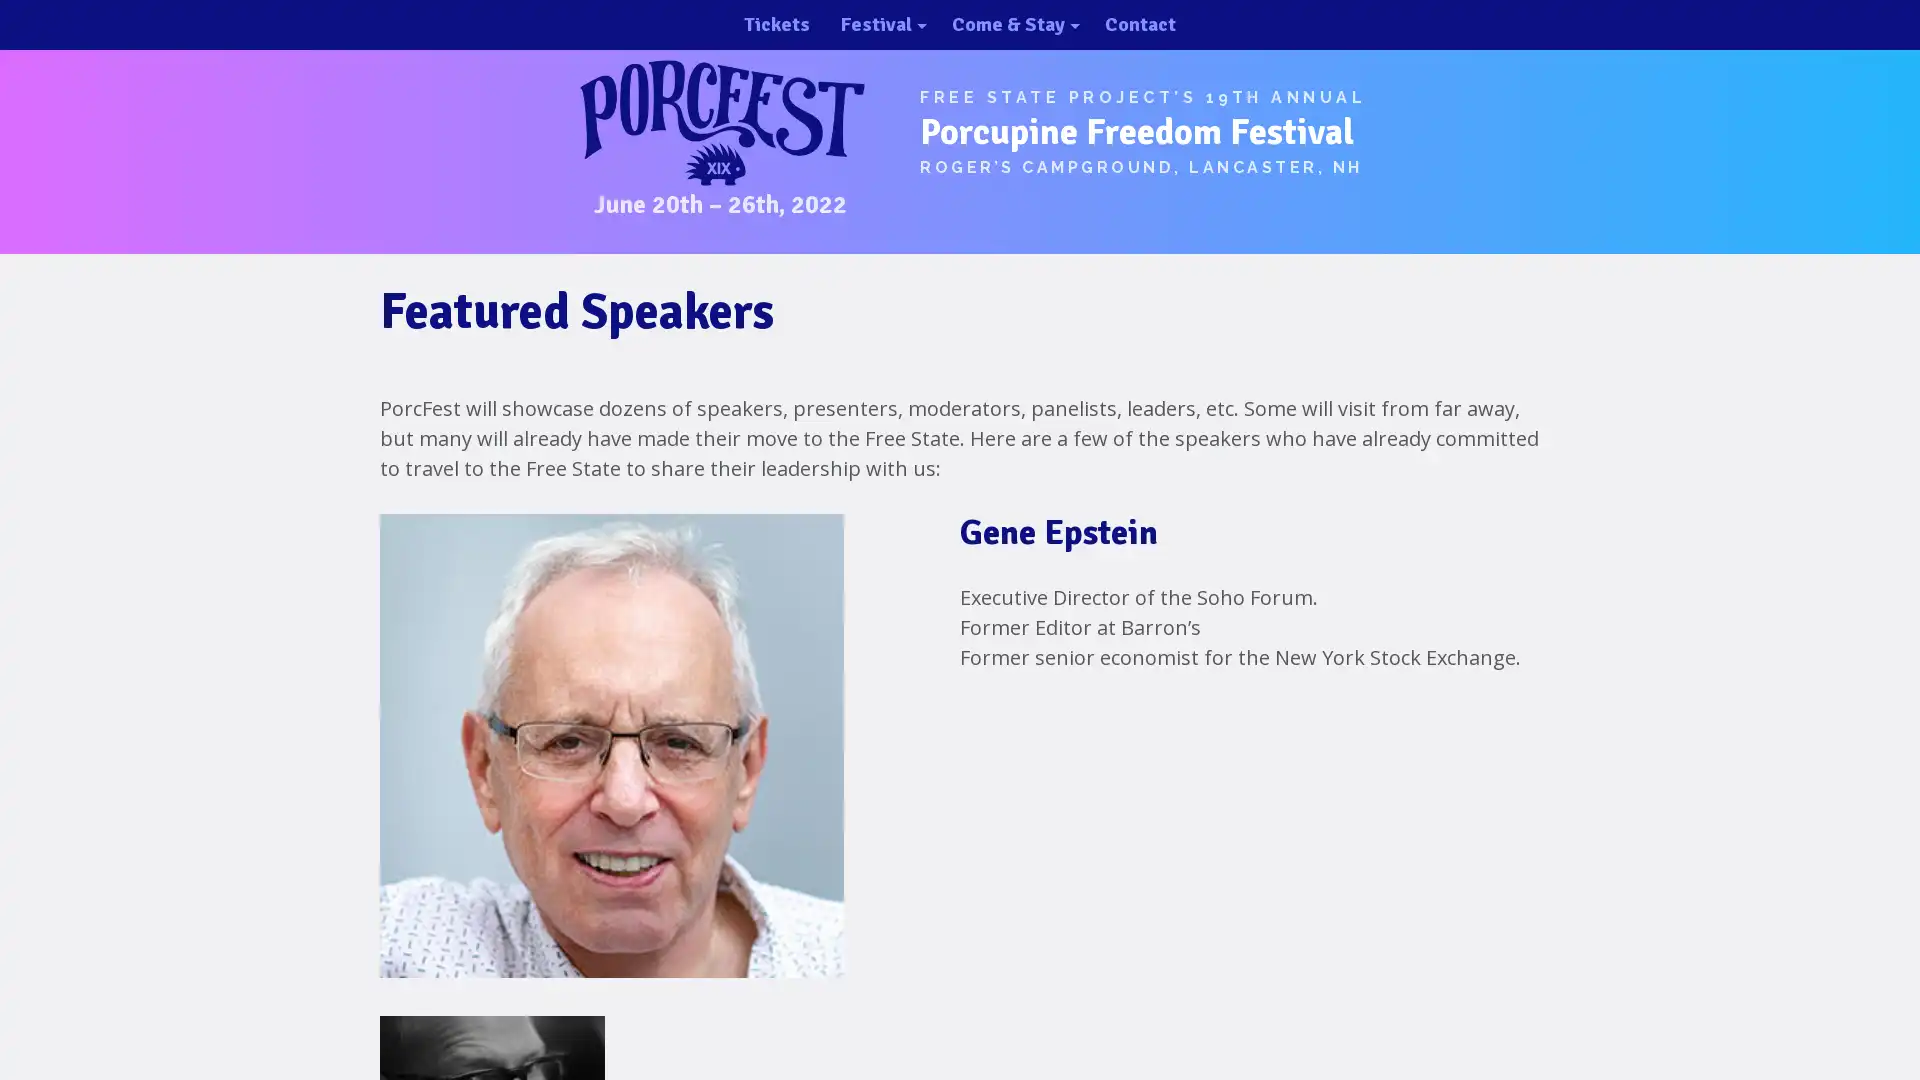 This screenshot has width=1920, height=1080. I want to click on close, so click(1856, 80).